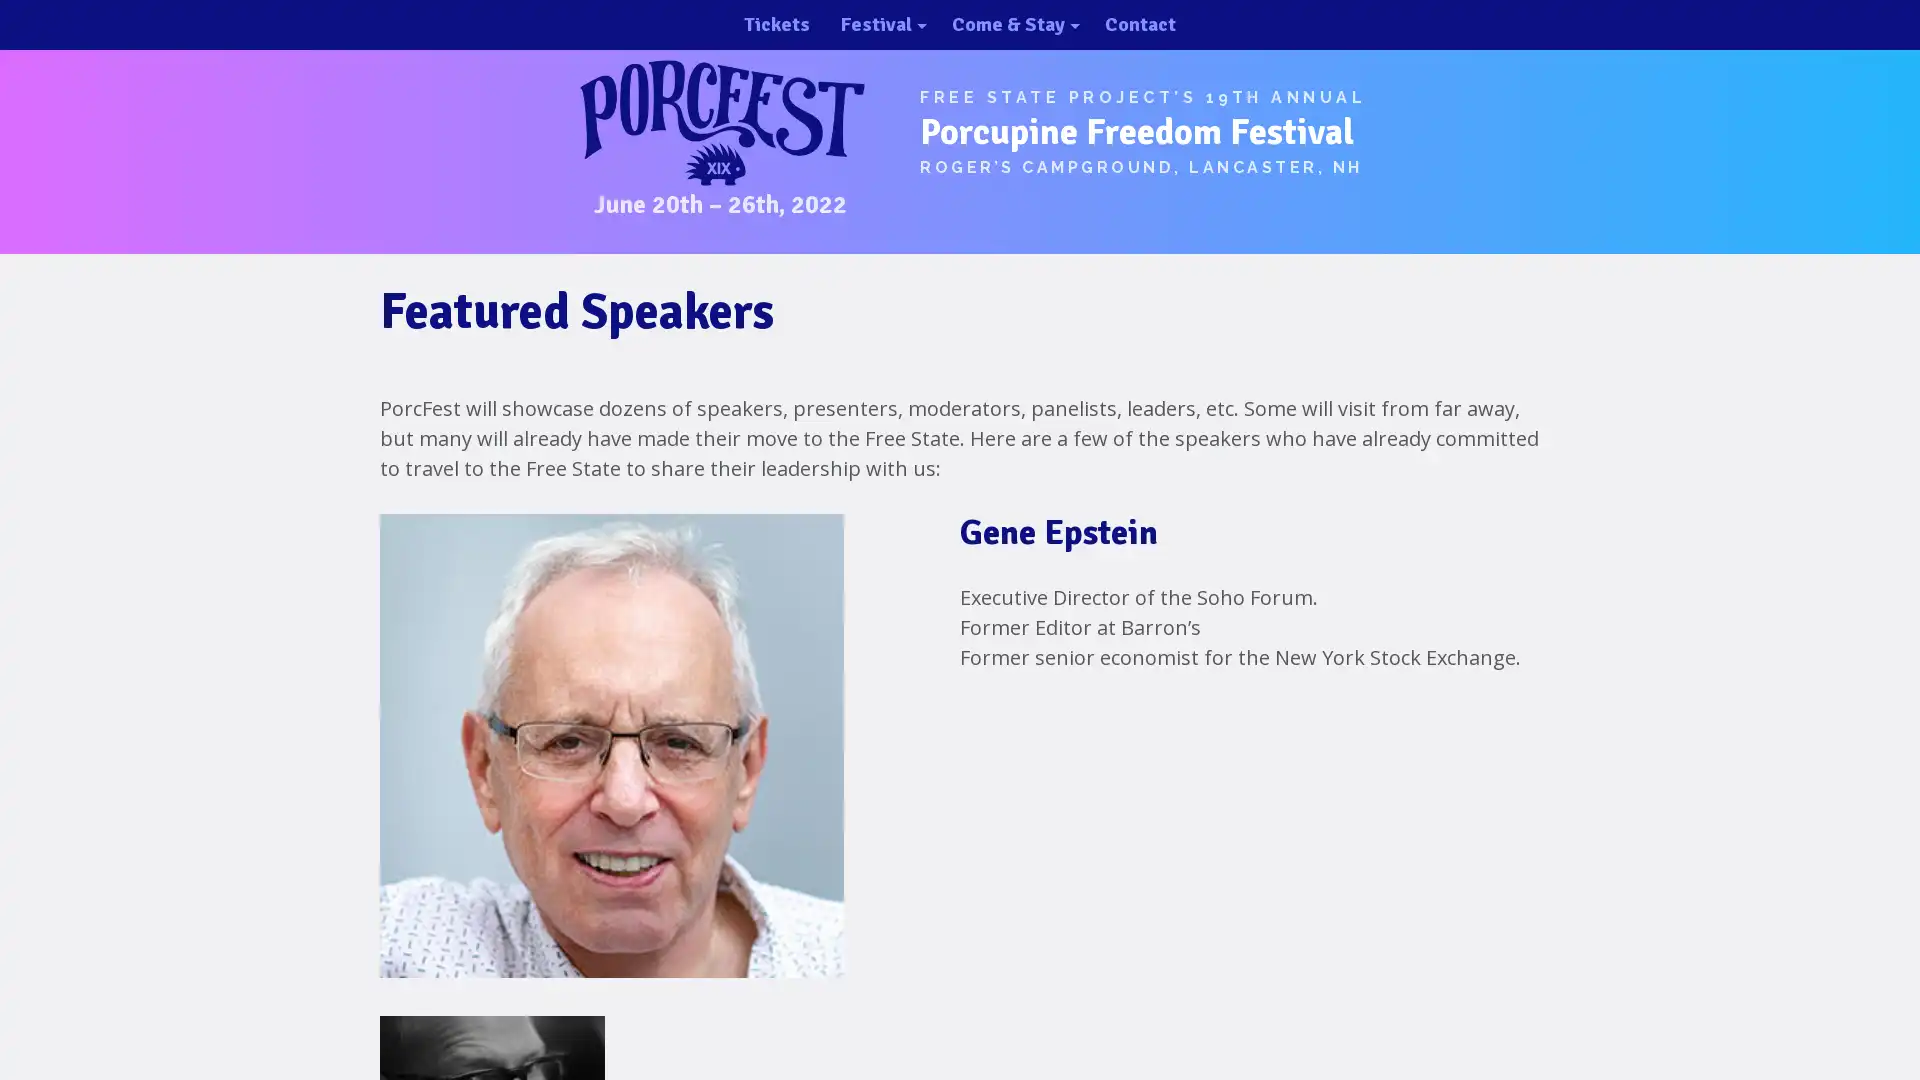 This screenshot has width=1920, height=1080. I want to click on close, so click(1856, 80).